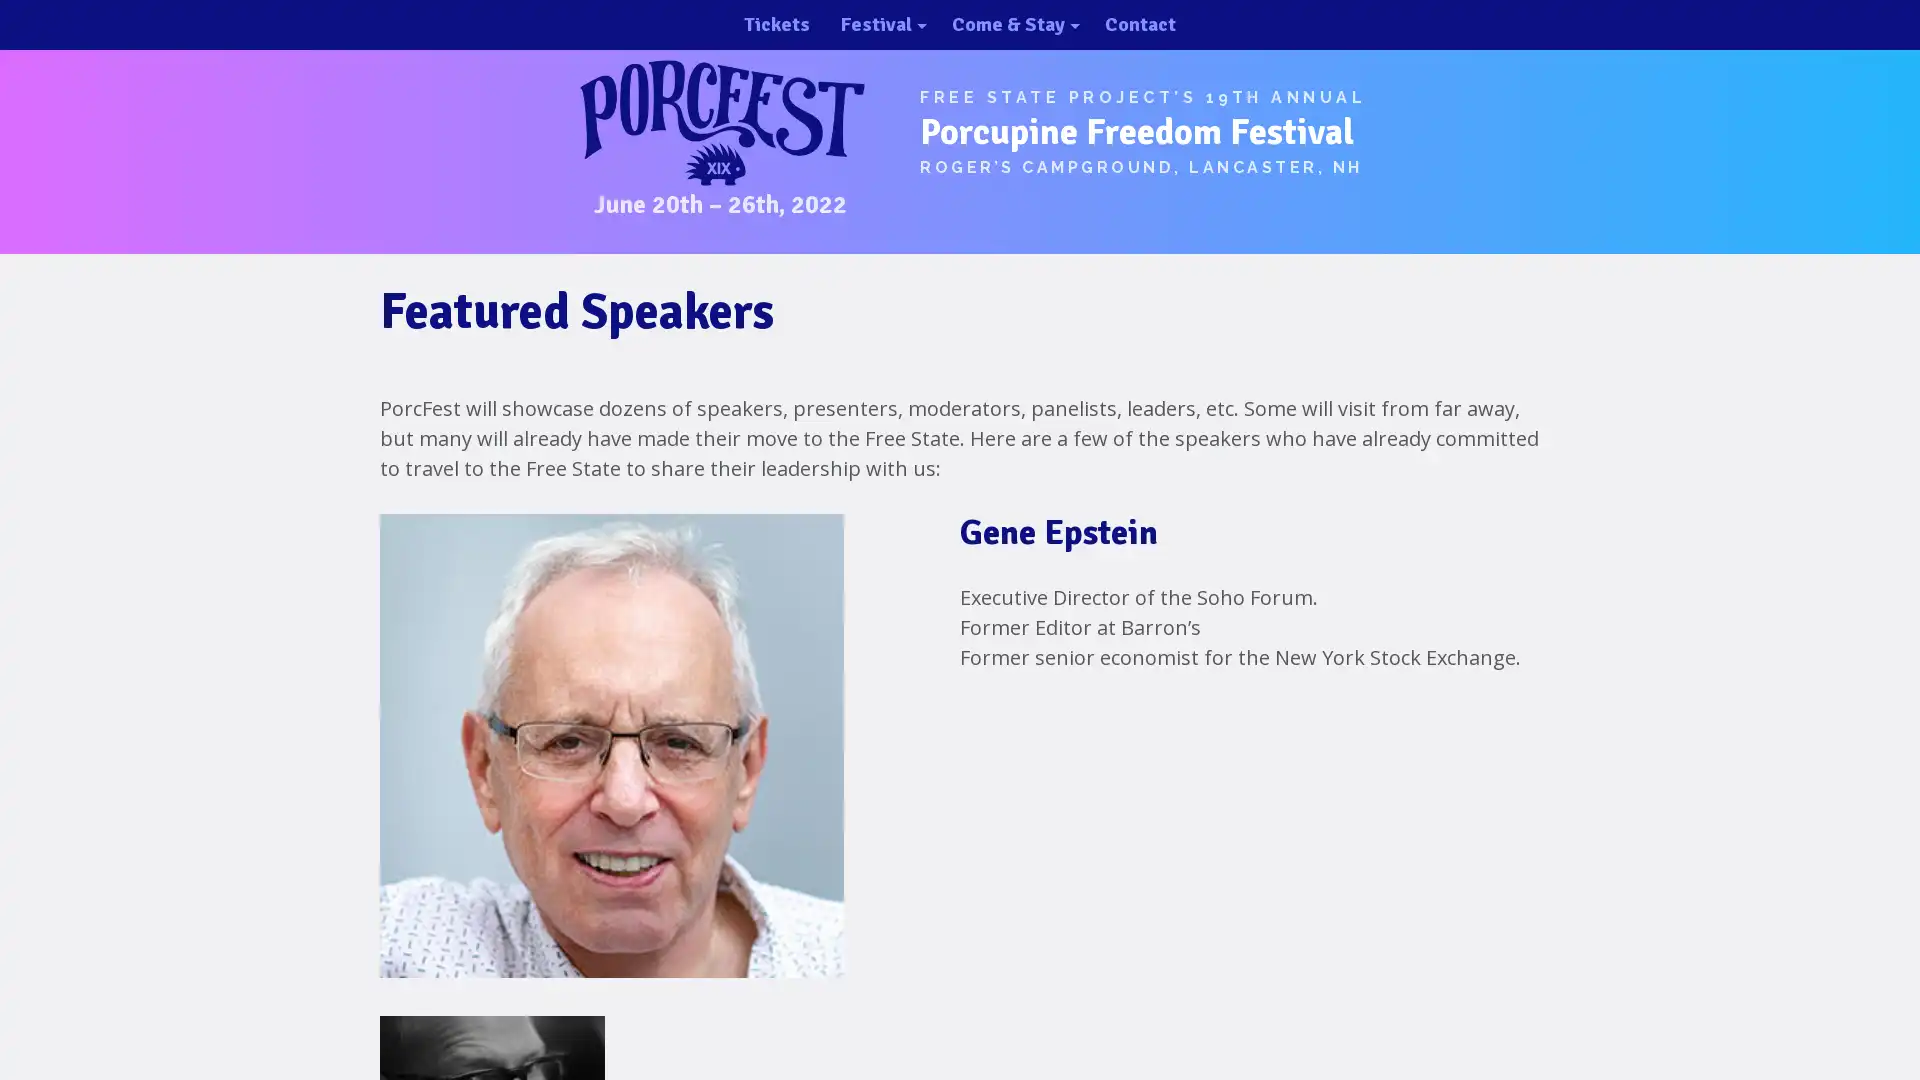 This screenshot has width=1920, height=1080. I want to click on close, so click(1856, 80).